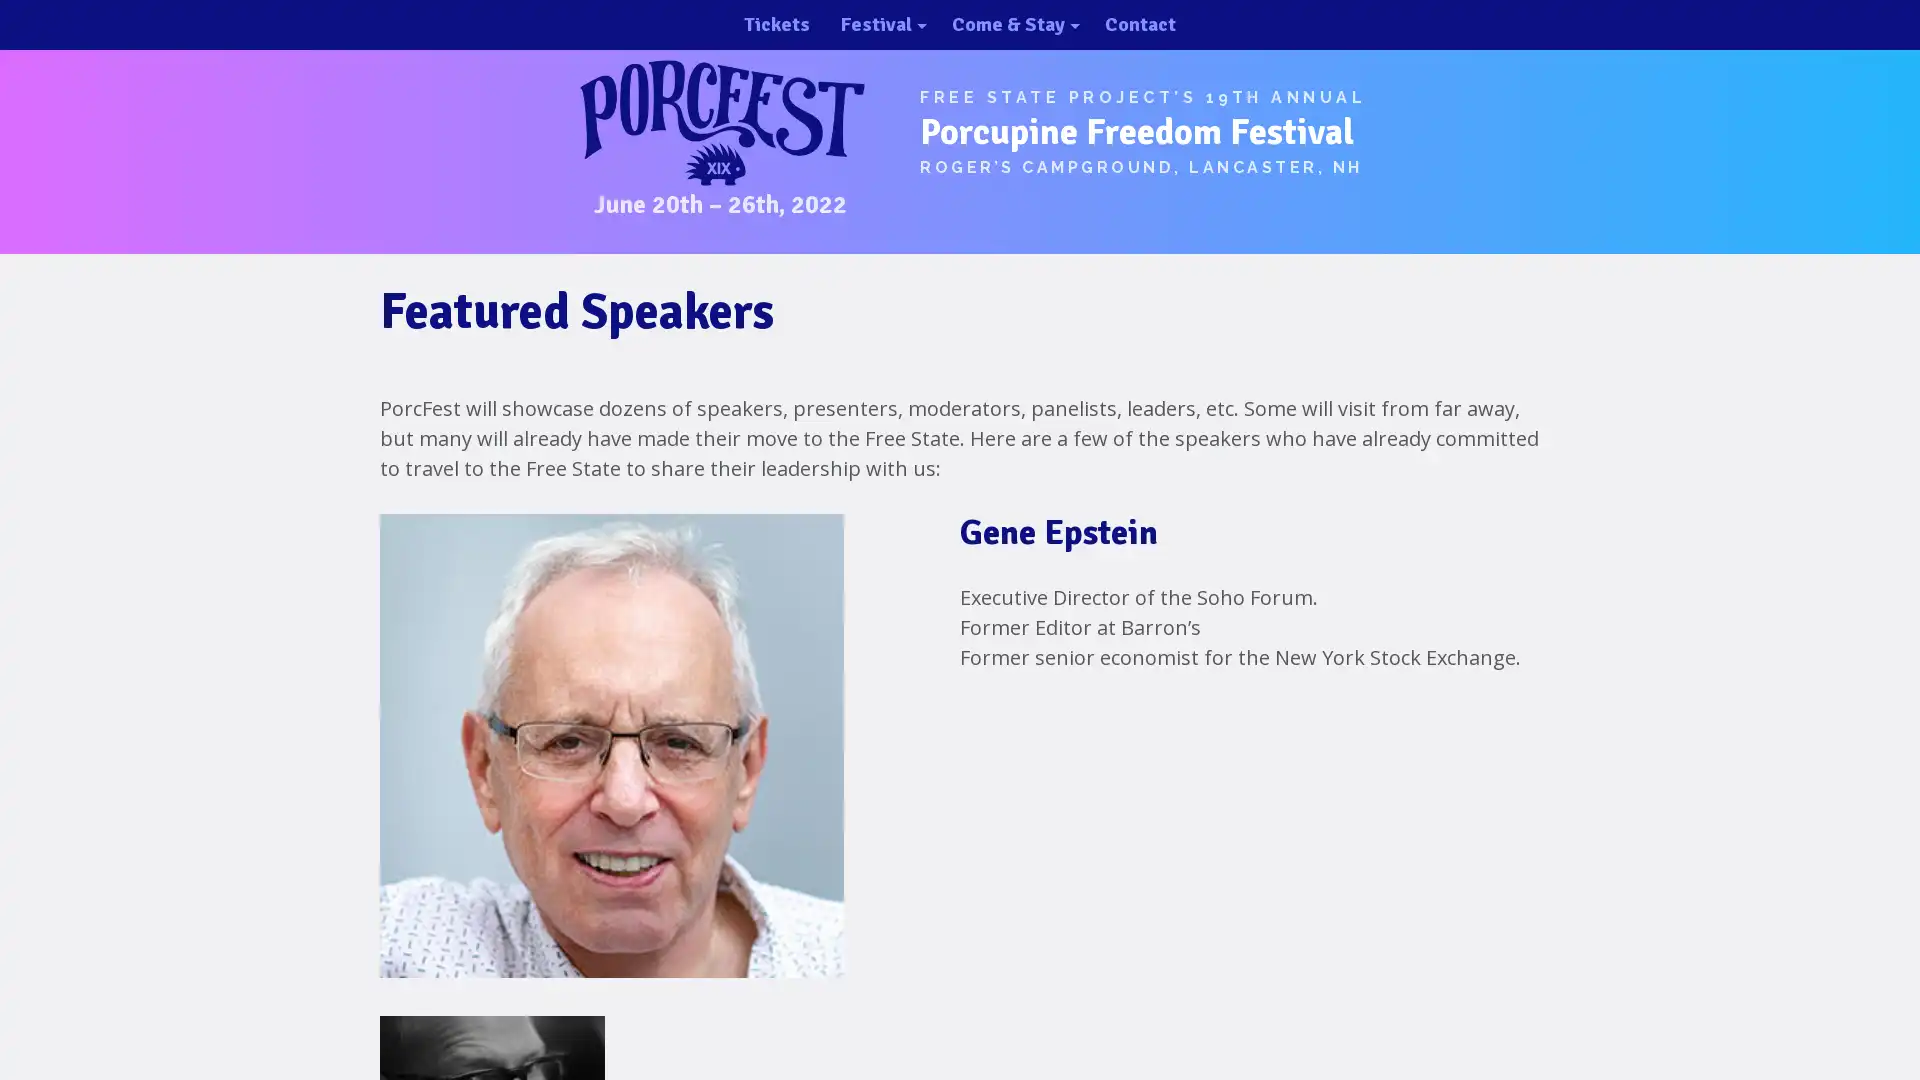 This screenshot has width=1920, height=1080. I want to click on close, so click(1856, 80).